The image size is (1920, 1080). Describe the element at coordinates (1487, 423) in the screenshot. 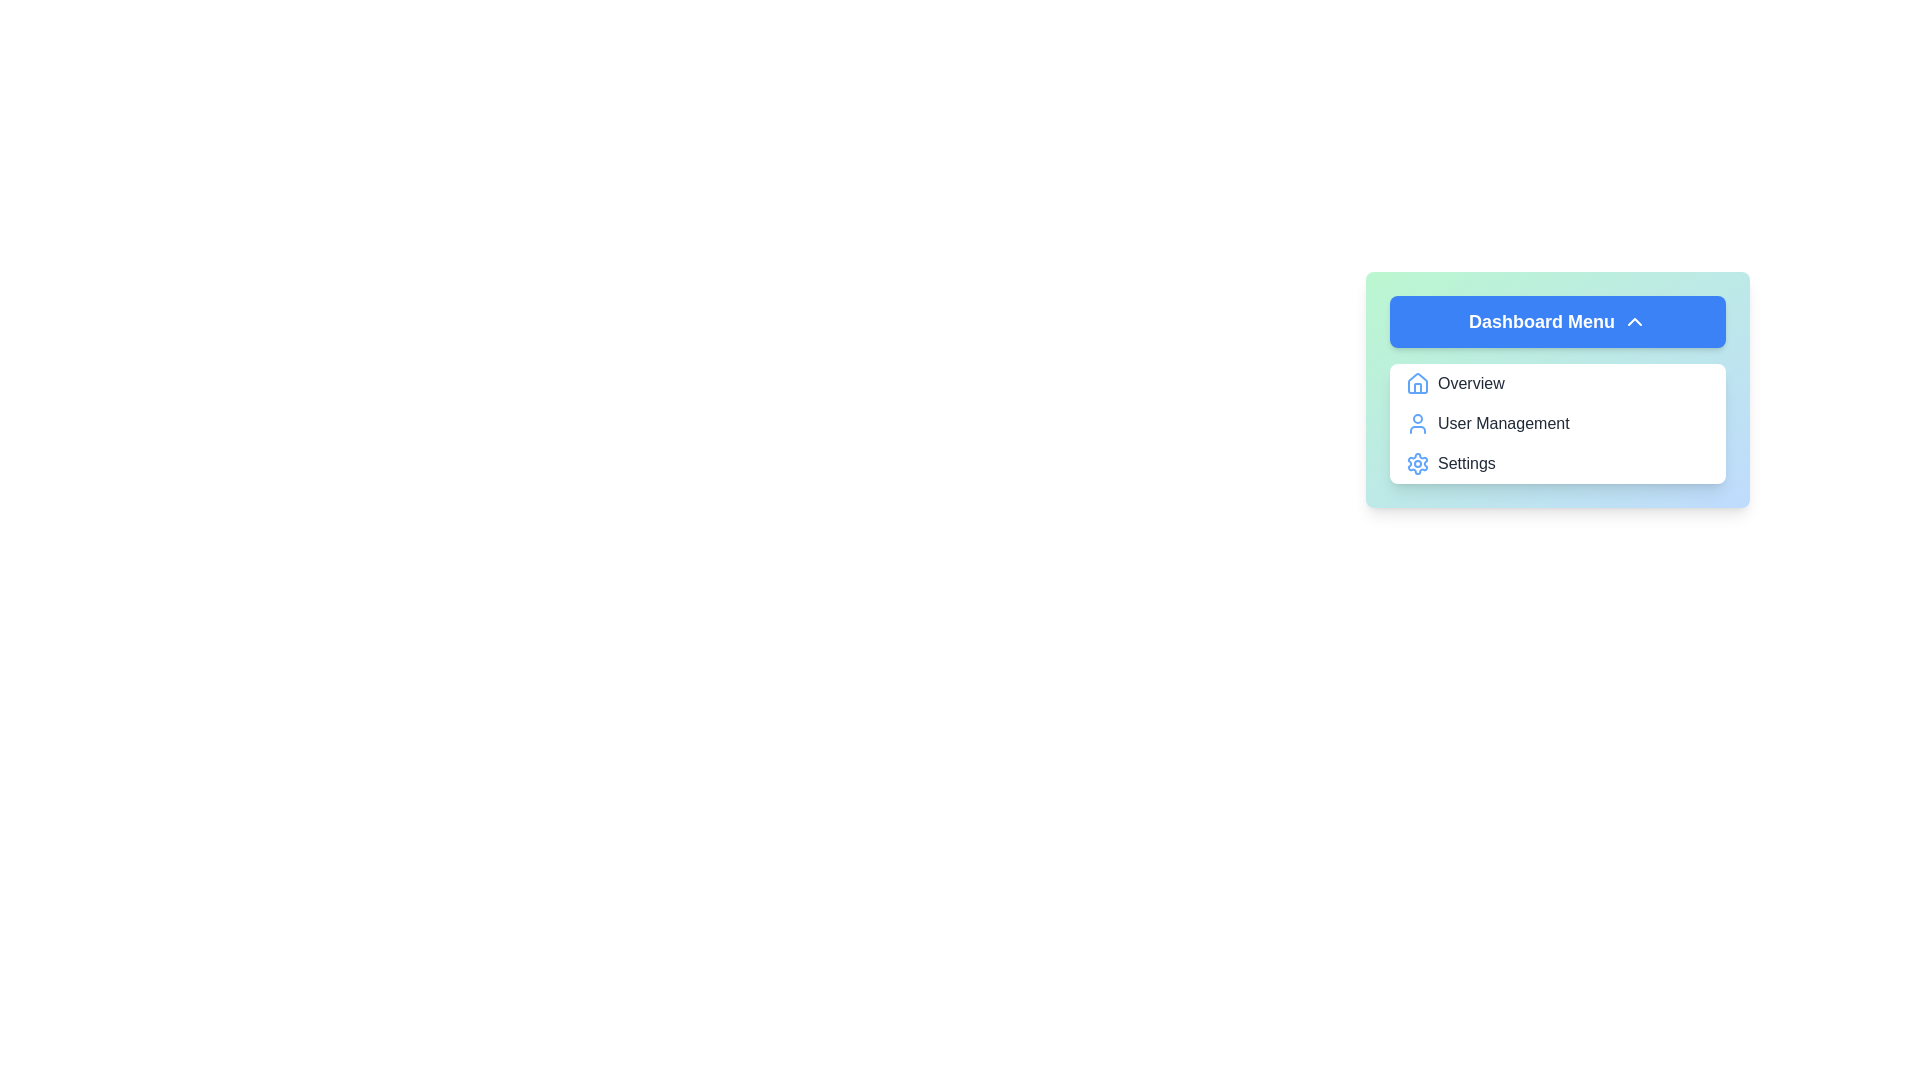

I see `the menu item User Management from the Dashboard Menu` at that location.